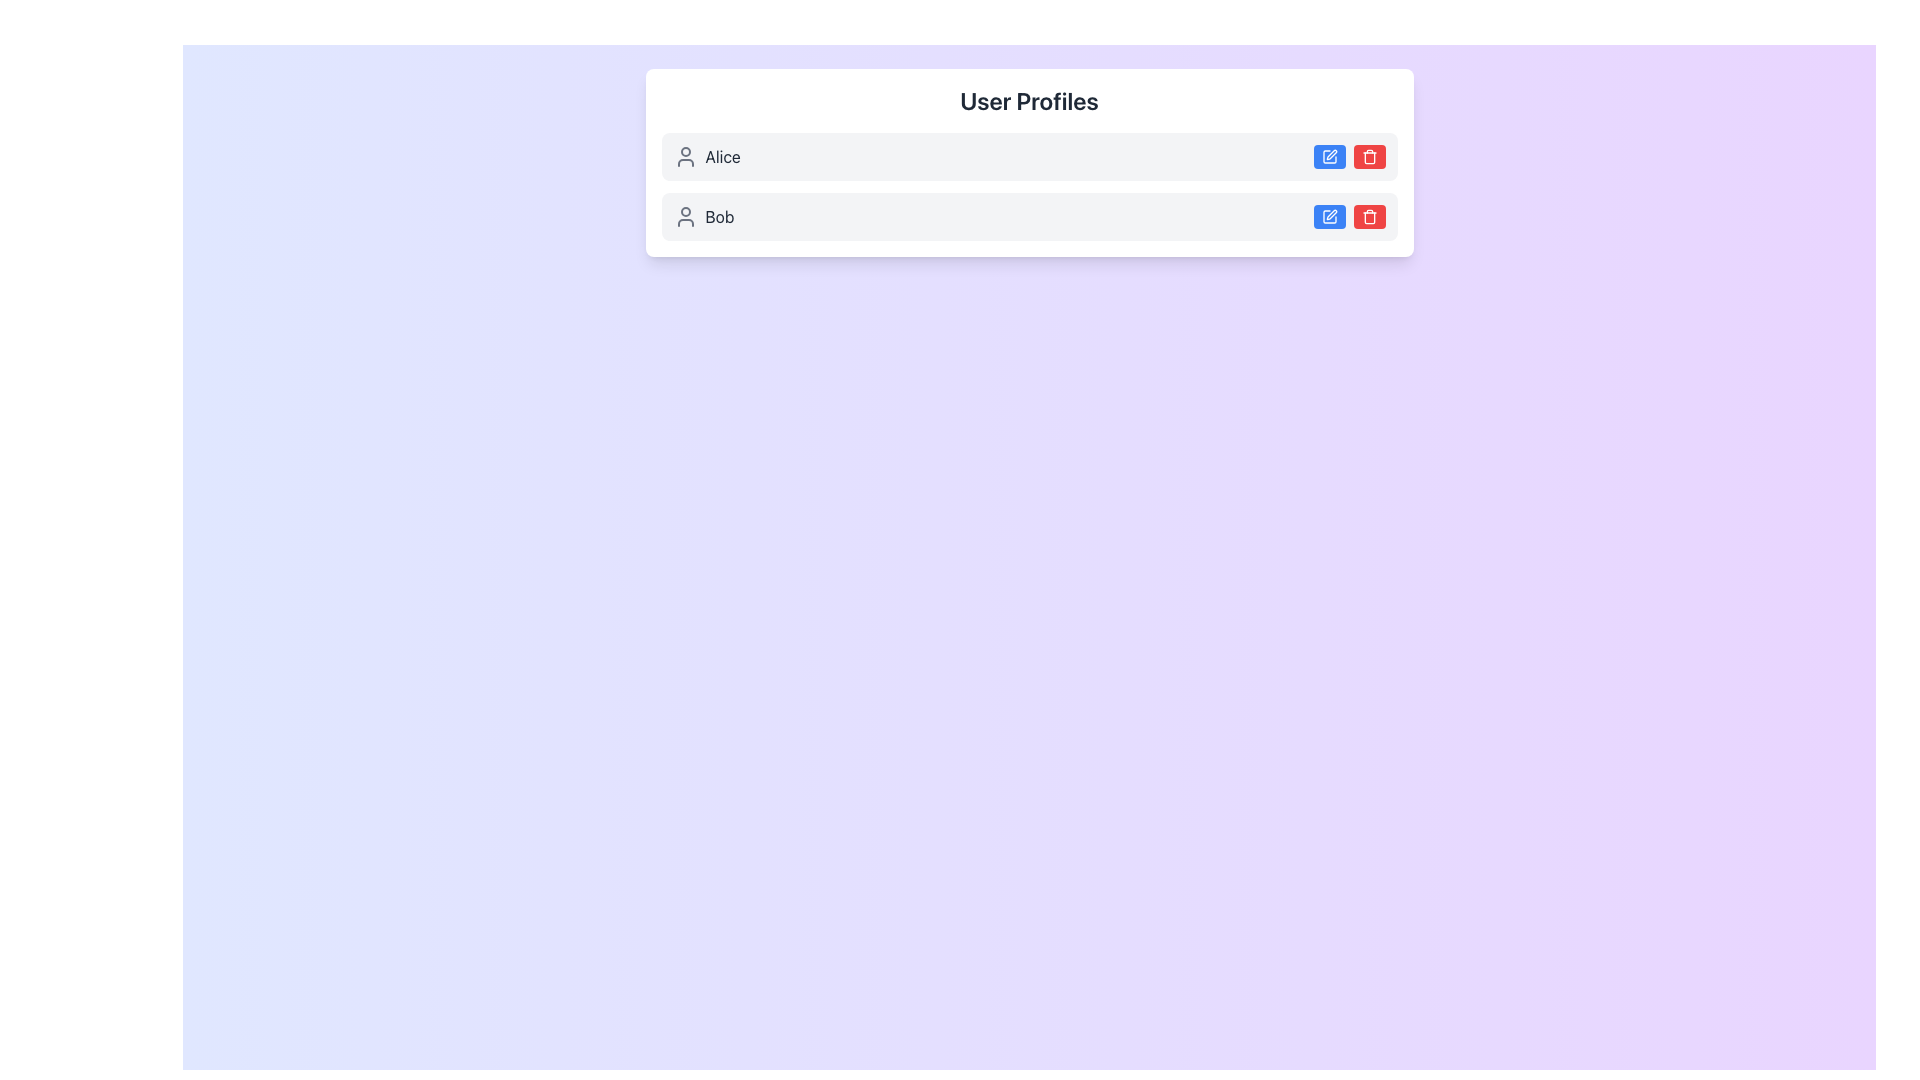 This screenshot has height=1080, width=1920. What do you see at coordinates (720, 216) in the screenshot?
I see `text displayed in the username label of the user profile, which is the second item in a vertical list of user profiles, aligned to the right of the user icon` at bounding box center [720, 216].